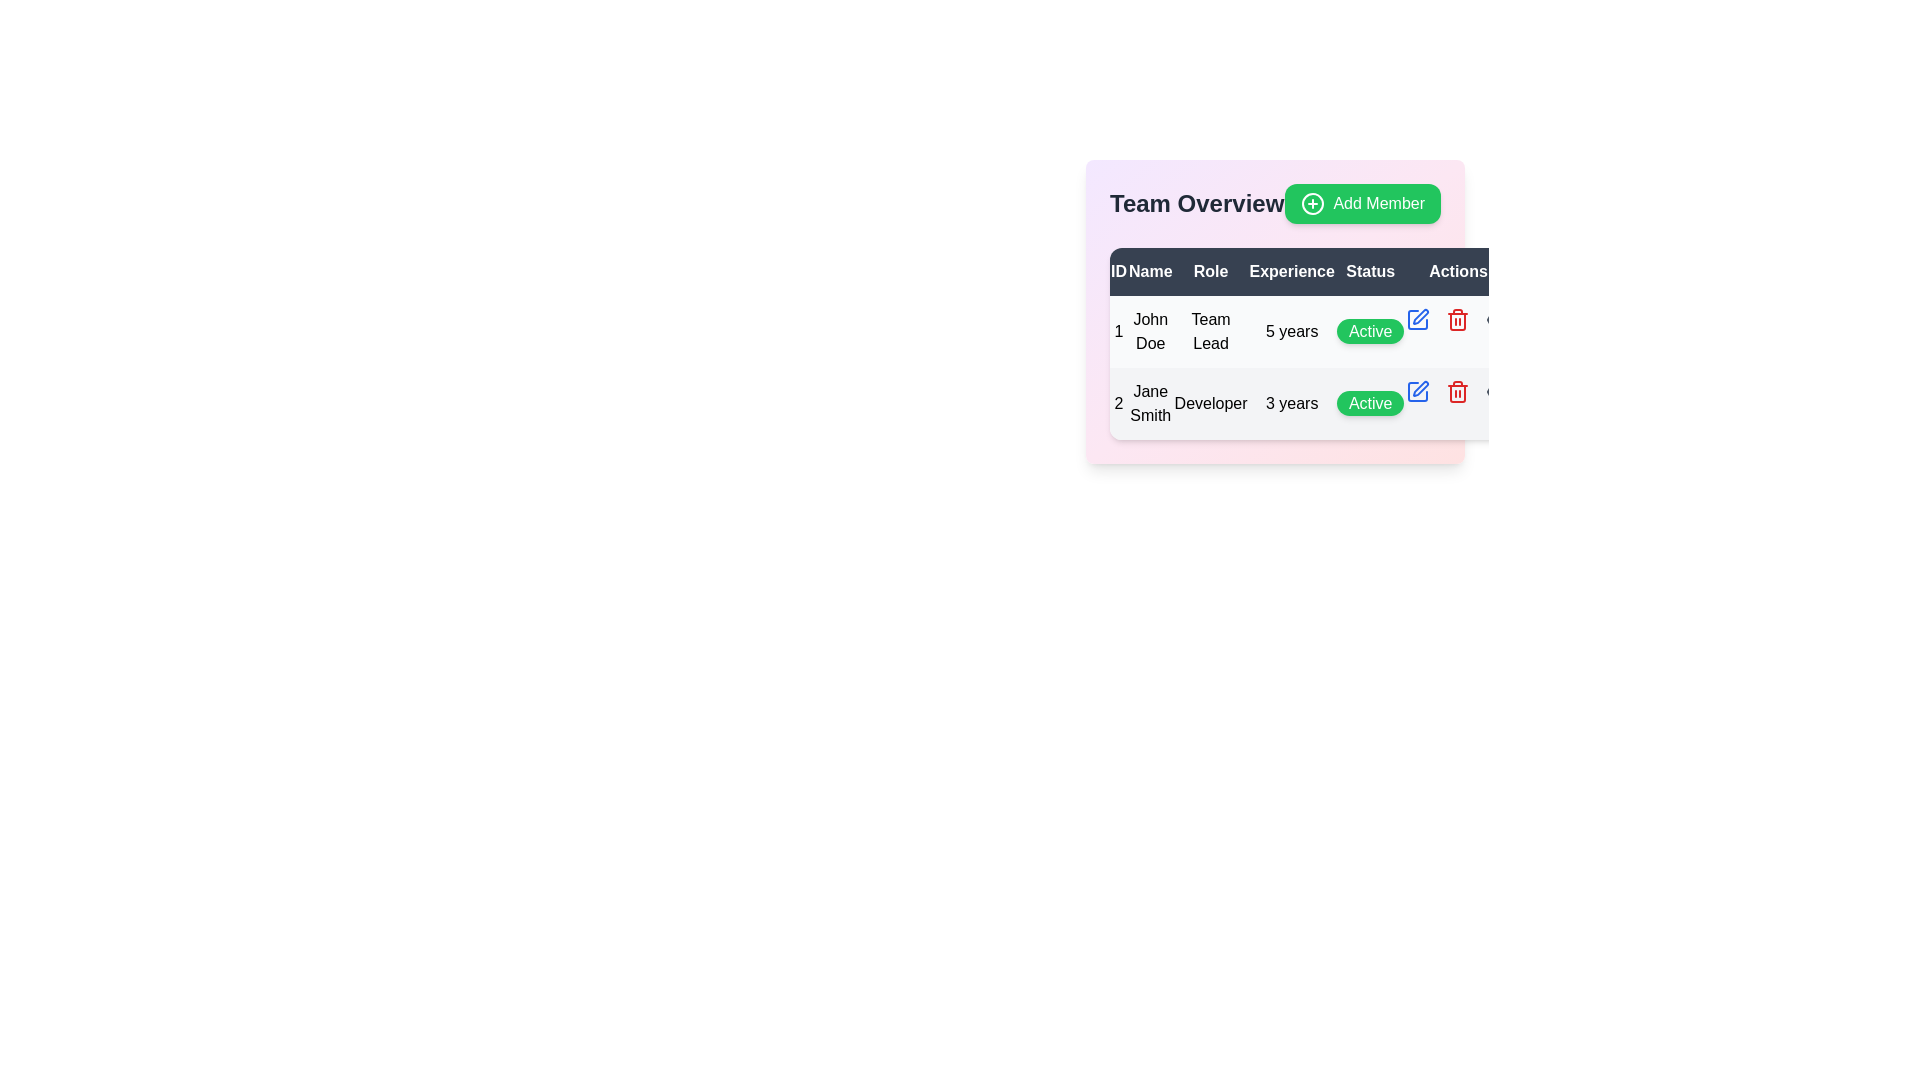  What do you see at coordinates (1292, 272) in the screenshot?
I see `the 'Experience' column header in the table, which is located between the 'Role' header on the left and the 'Status' header on the right, positioned in the middle-top portion of the interface` at bounding box center [1292, 272].